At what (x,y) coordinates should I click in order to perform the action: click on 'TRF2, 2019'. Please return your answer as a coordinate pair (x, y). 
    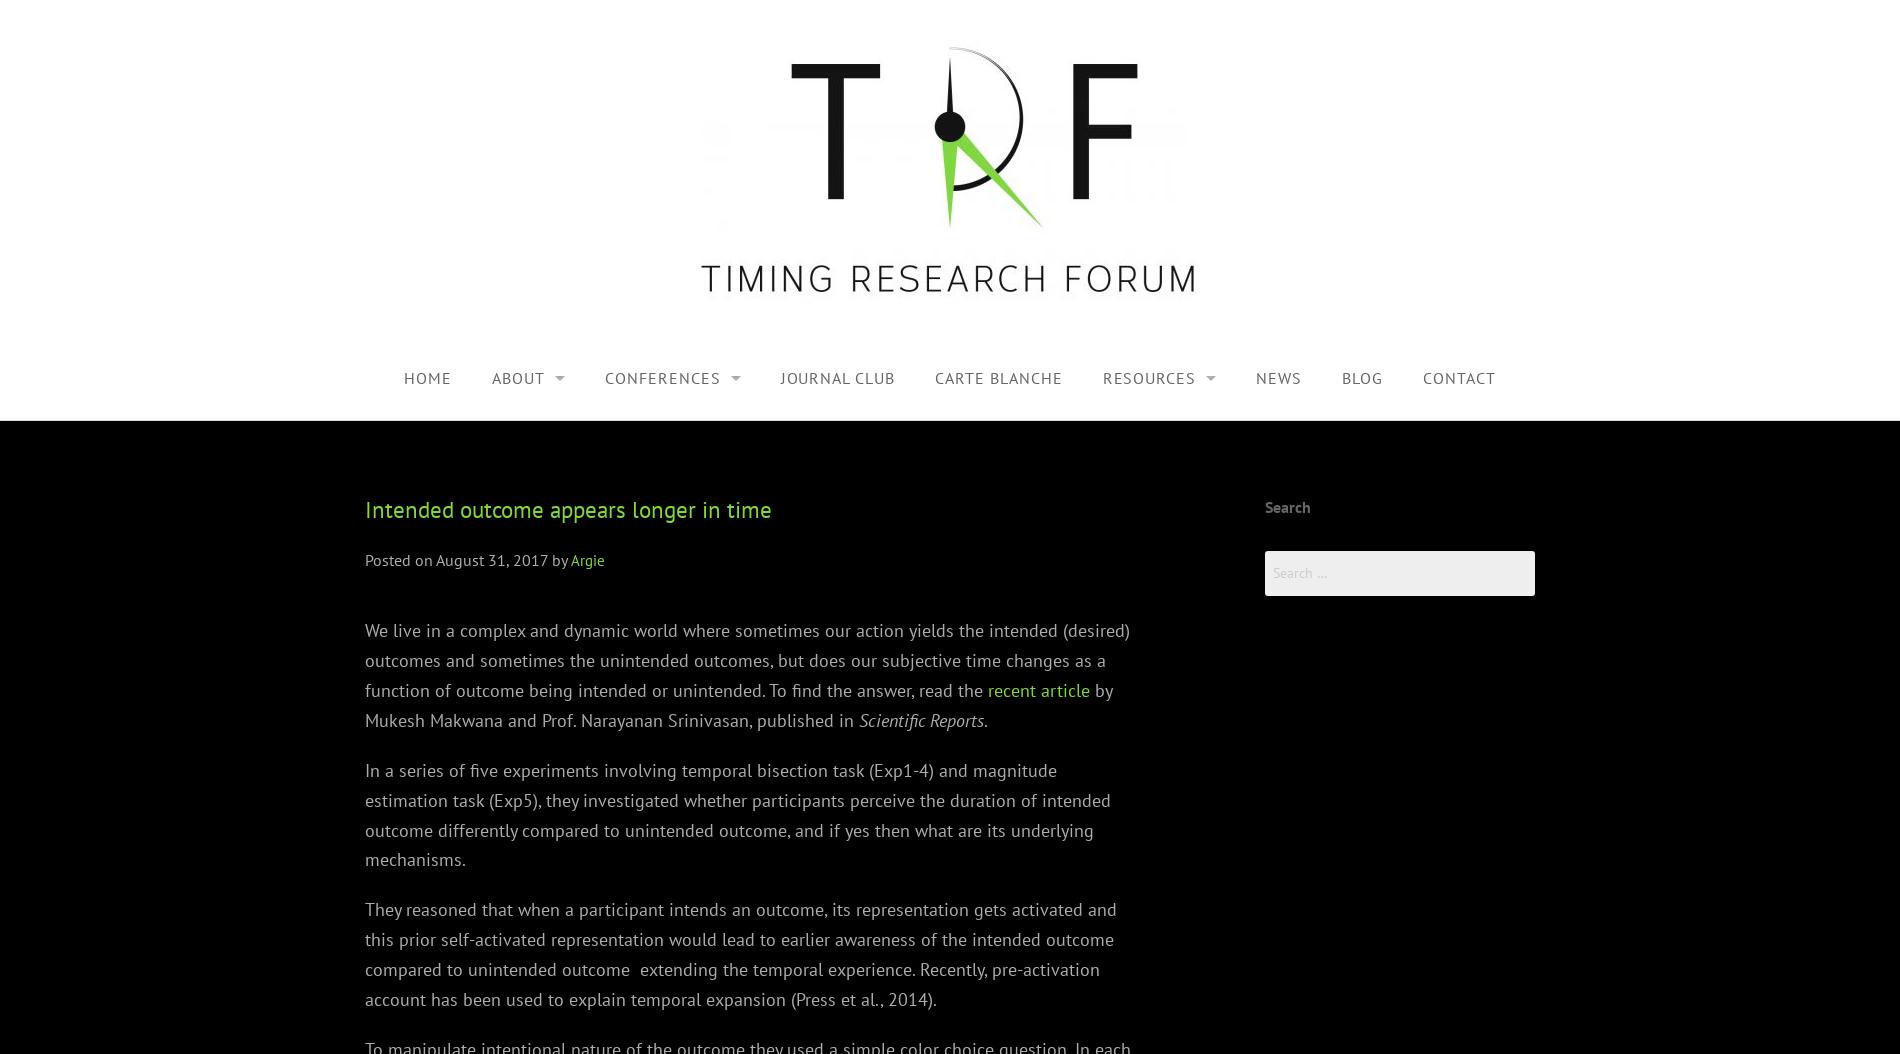
    Looking at the image, I should click on (672, 474).